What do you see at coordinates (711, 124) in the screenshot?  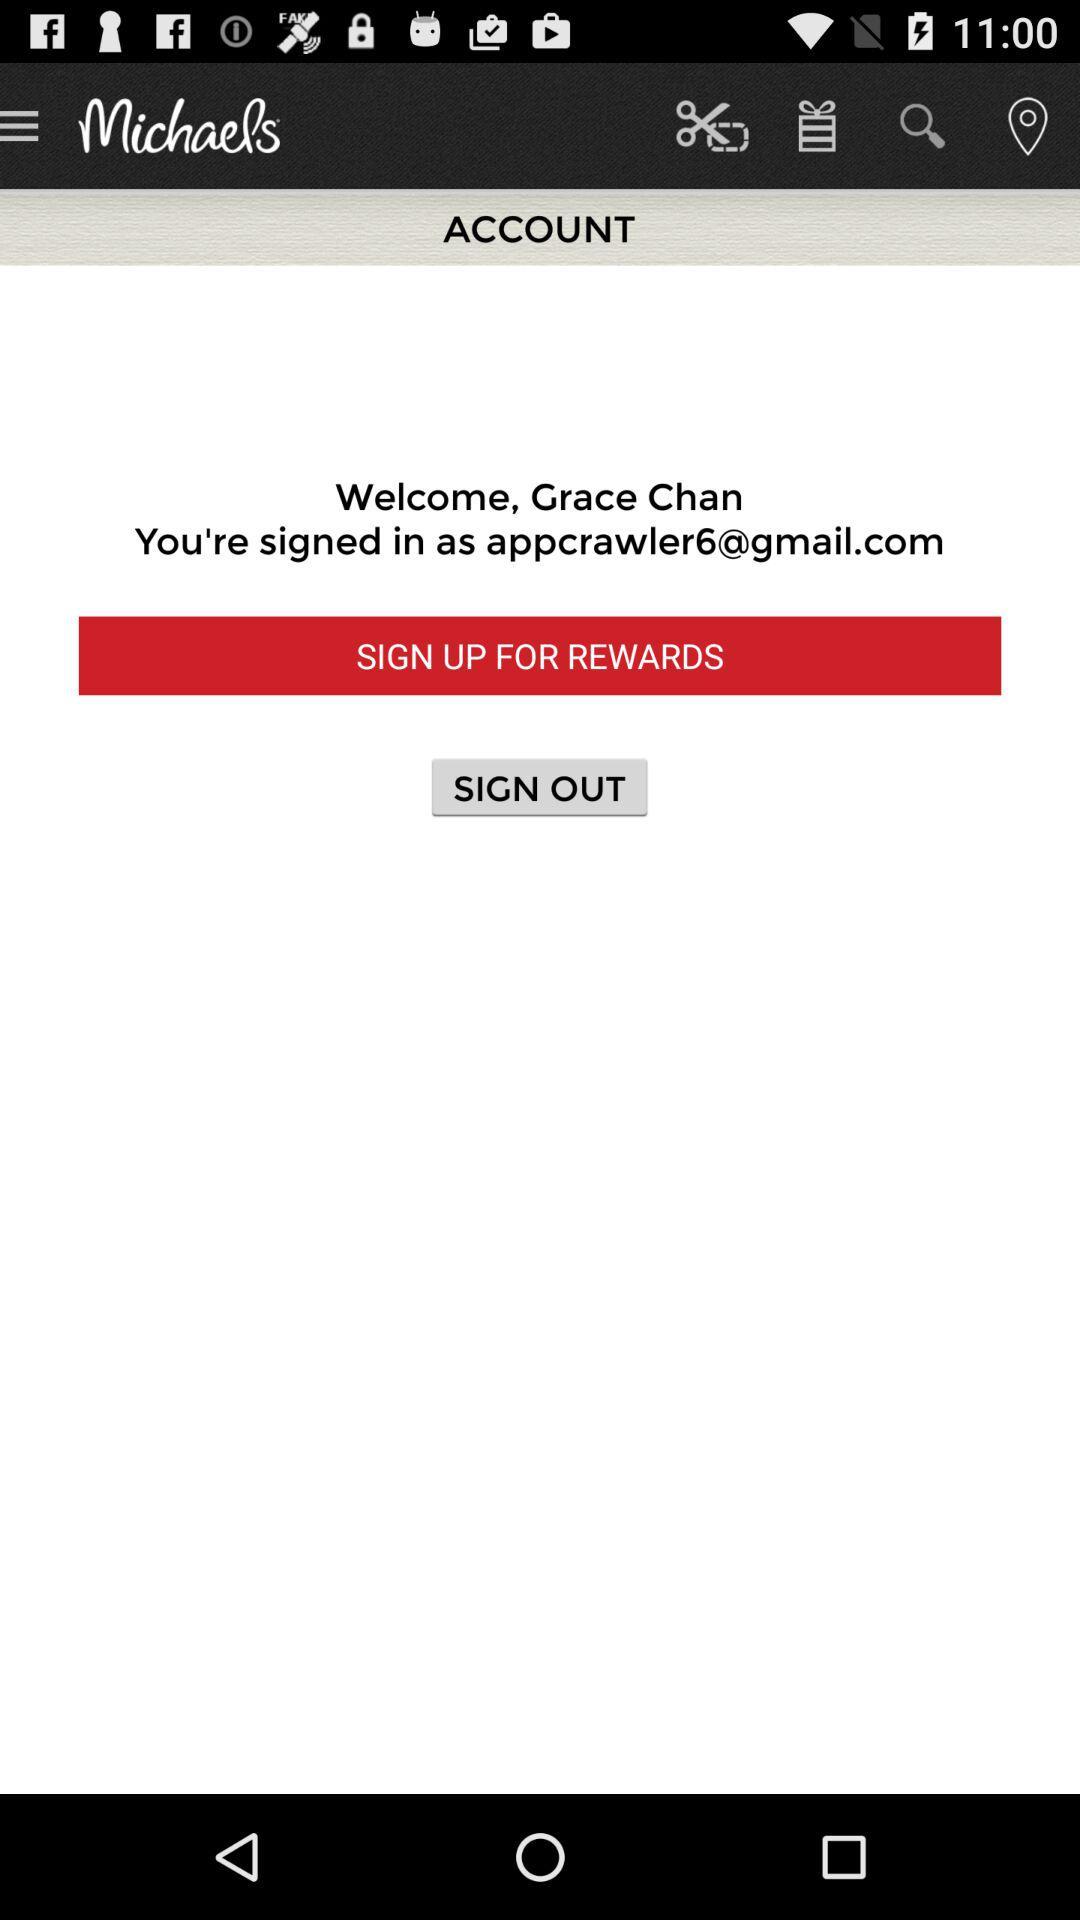 I see `the app to the right of the account icon` at bounding box center [711, 124].